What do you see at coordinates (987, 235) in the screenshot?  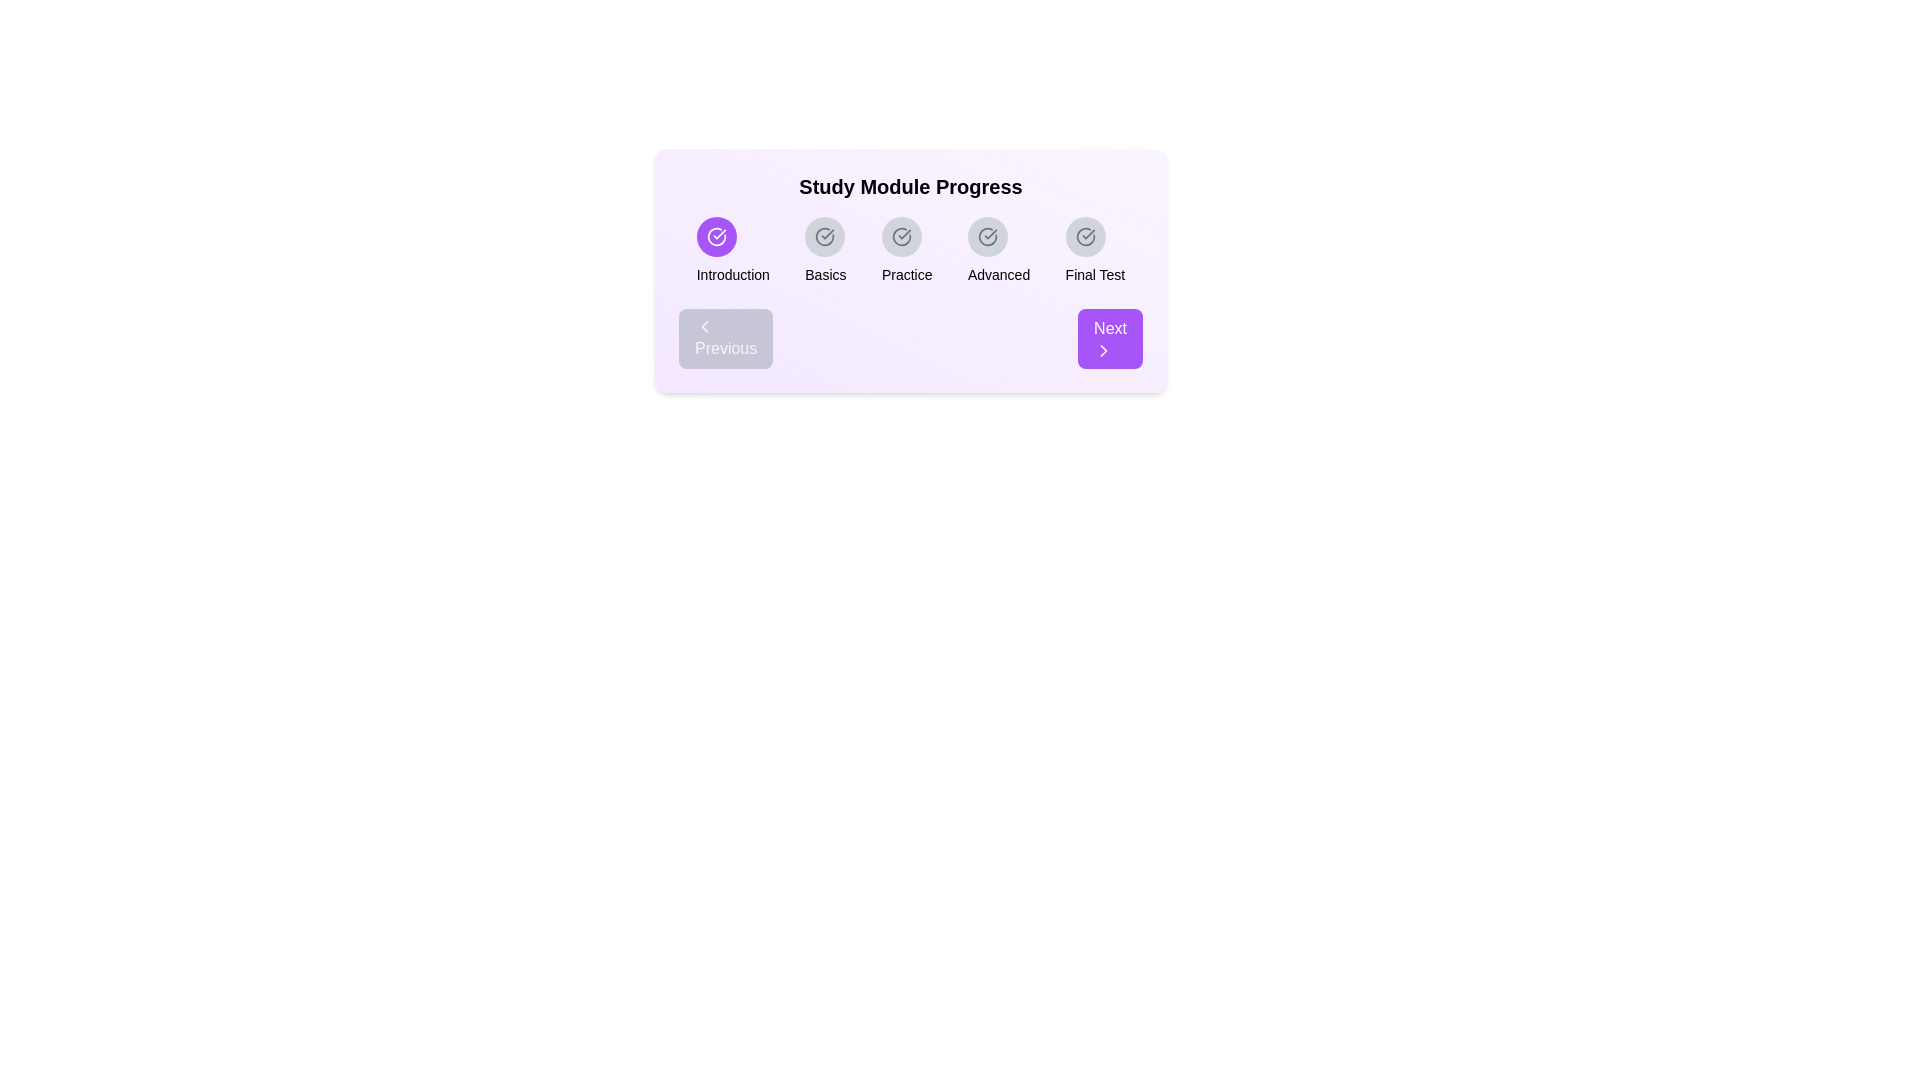 I see `the circular status indicator with a checkmark icon labeled 'Advanced', which is the third icon in a horizontal row representing different stages of study progress` at bounding box center [987, 235].